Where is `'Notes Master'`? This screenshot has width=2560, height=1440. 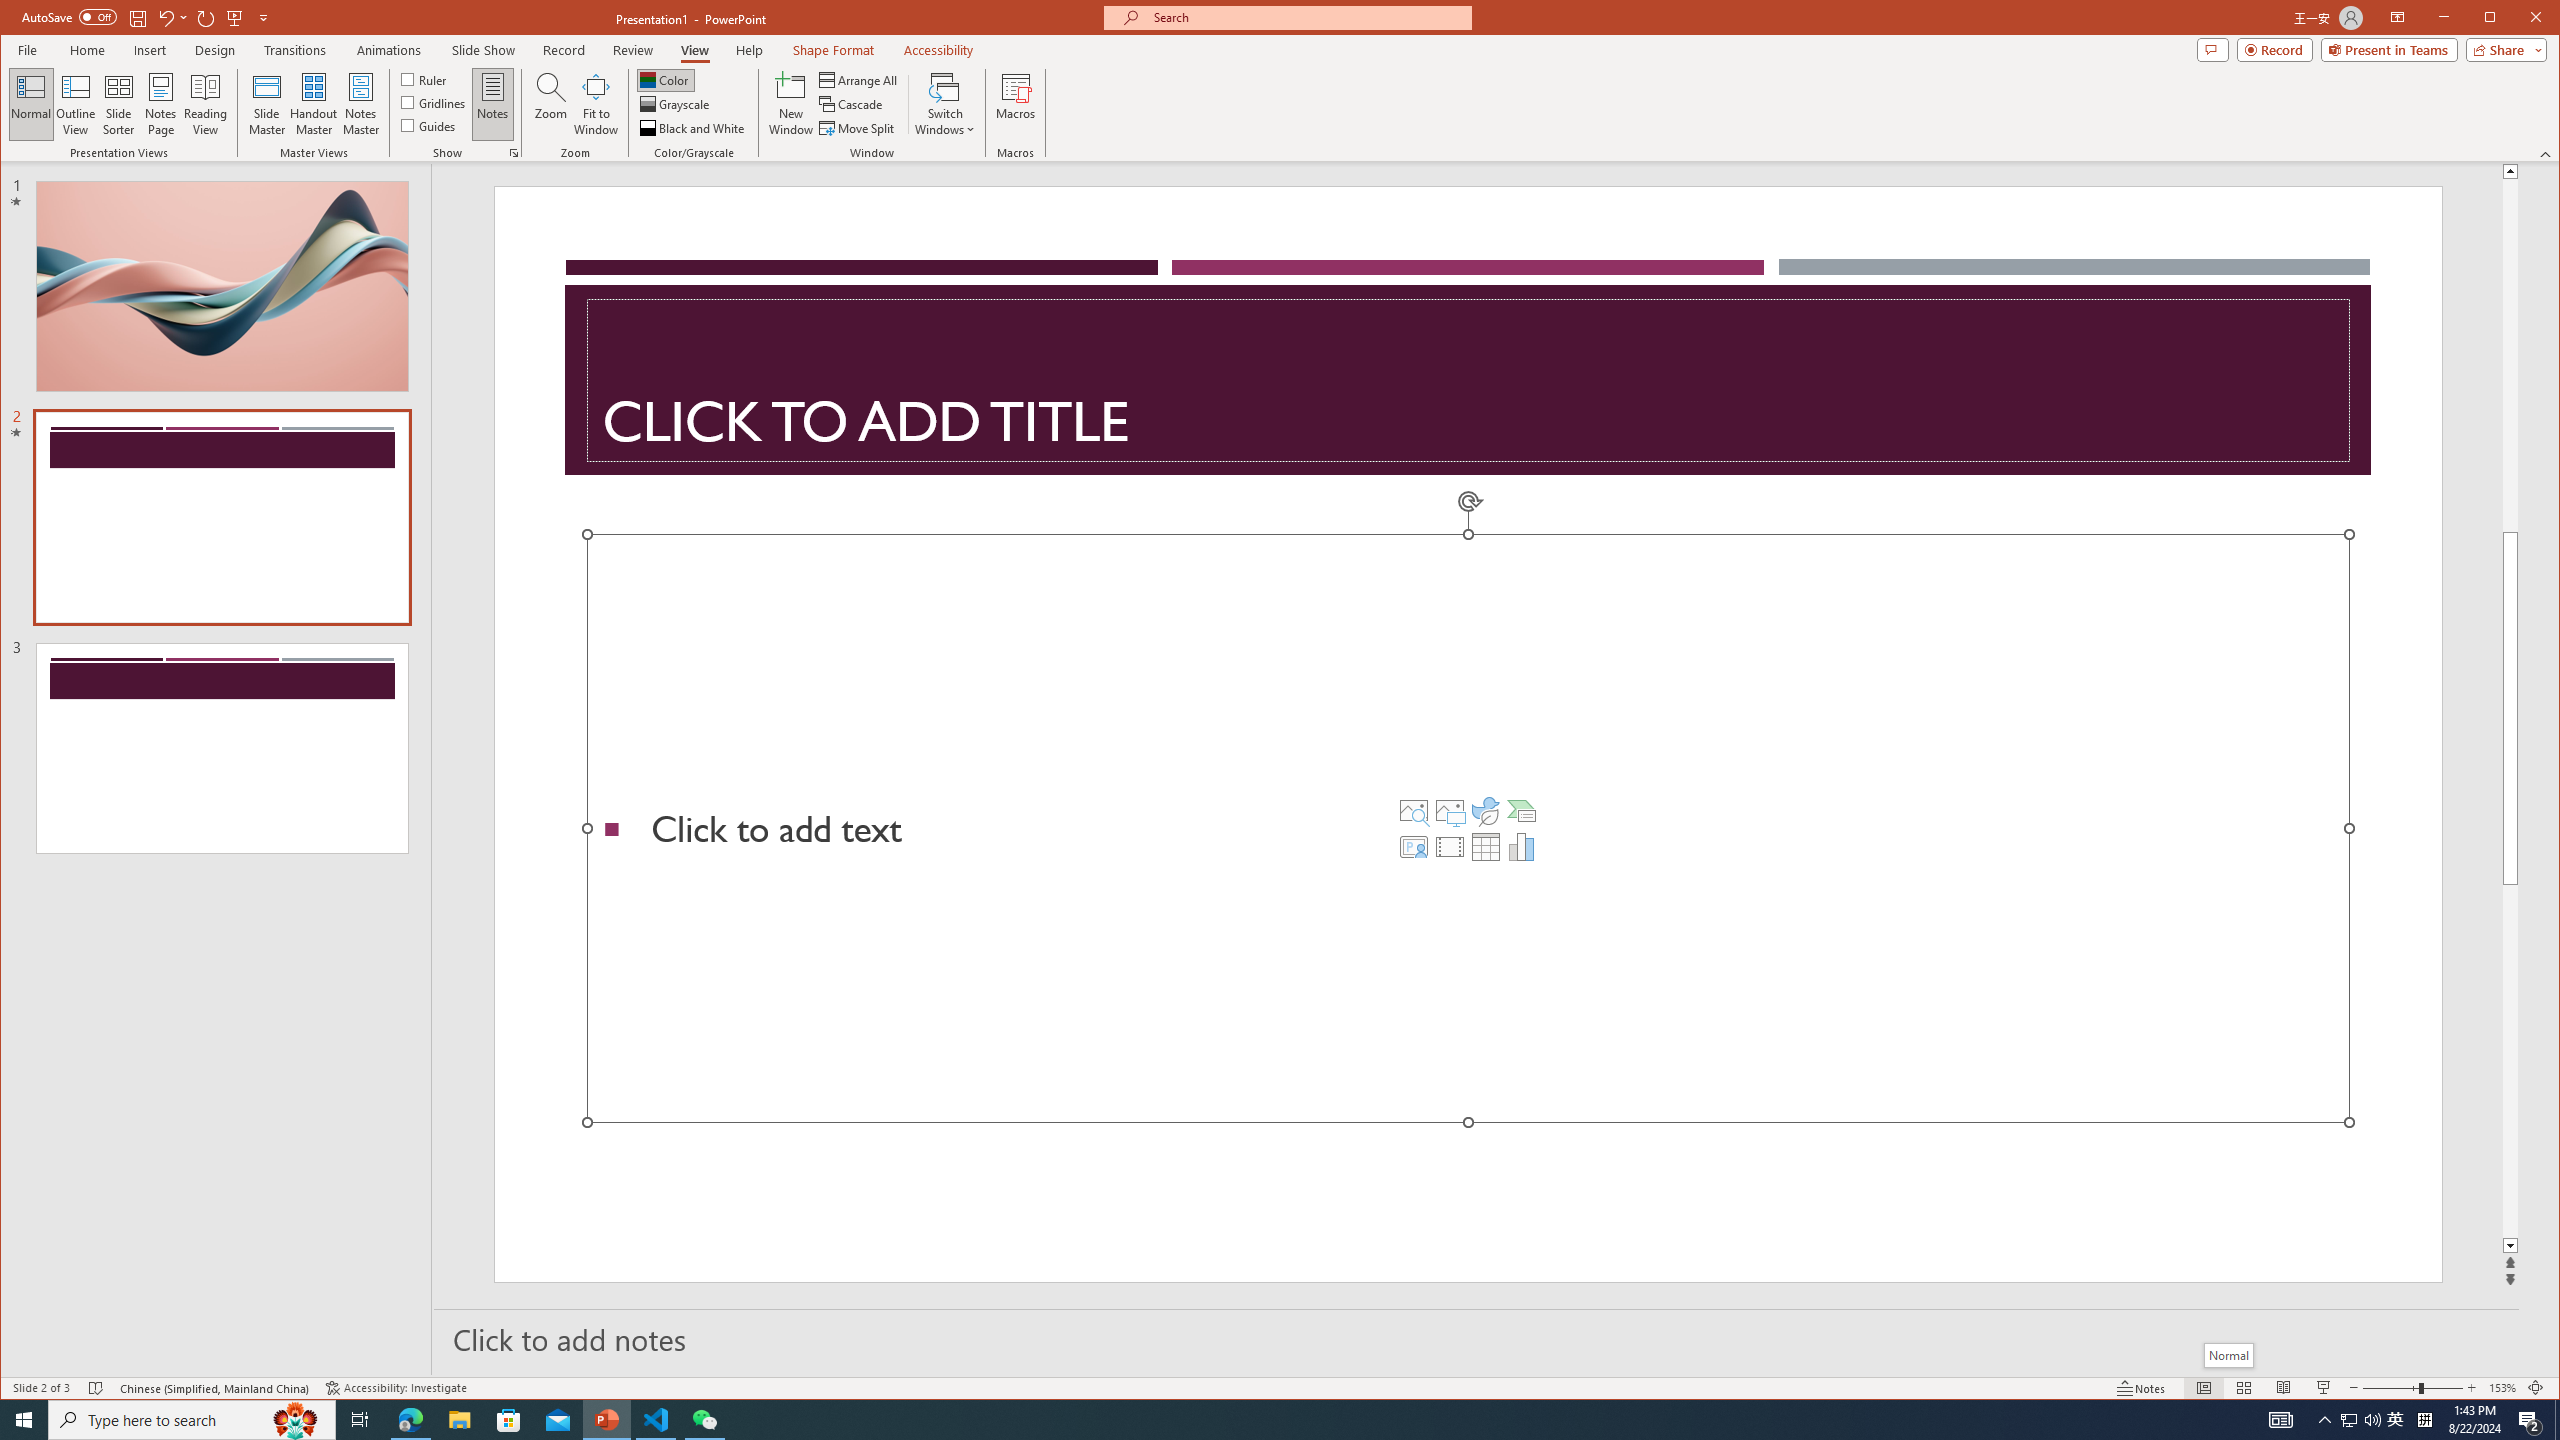 'Notes Master' is located at coordinates (359, 103).